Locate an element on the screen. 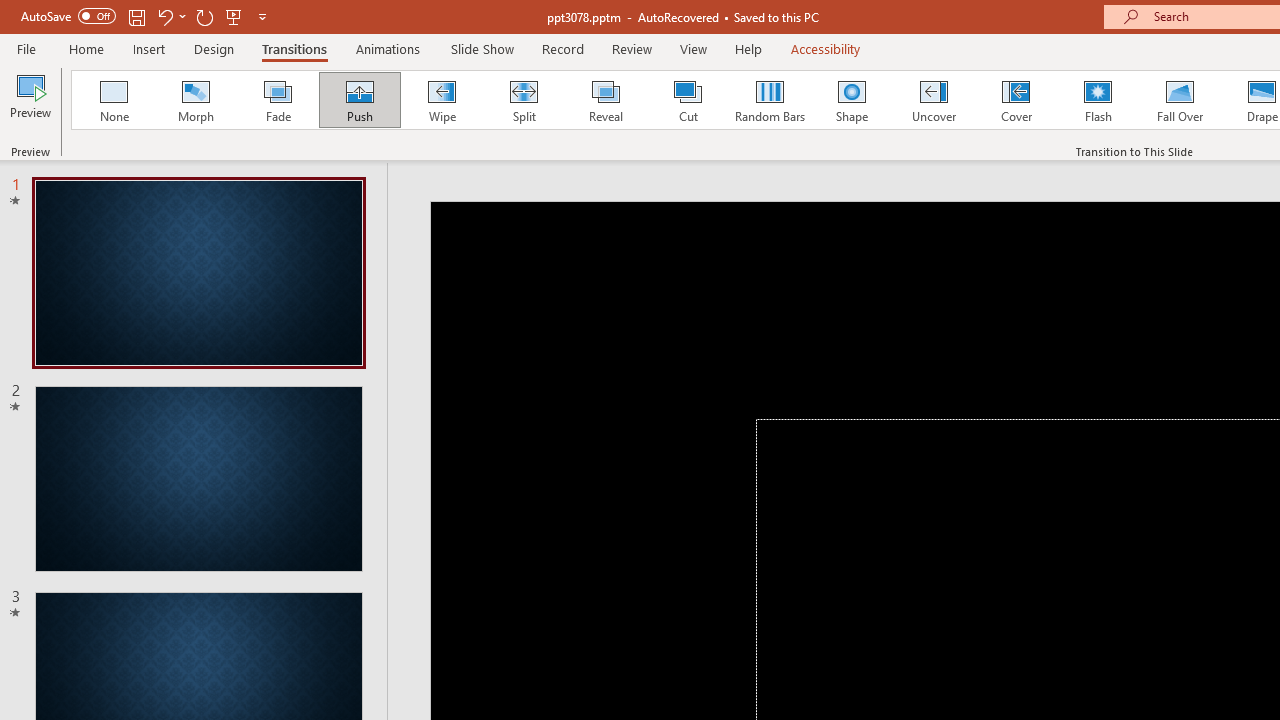  'Fall Over' is located at coordinates (1180, 100).